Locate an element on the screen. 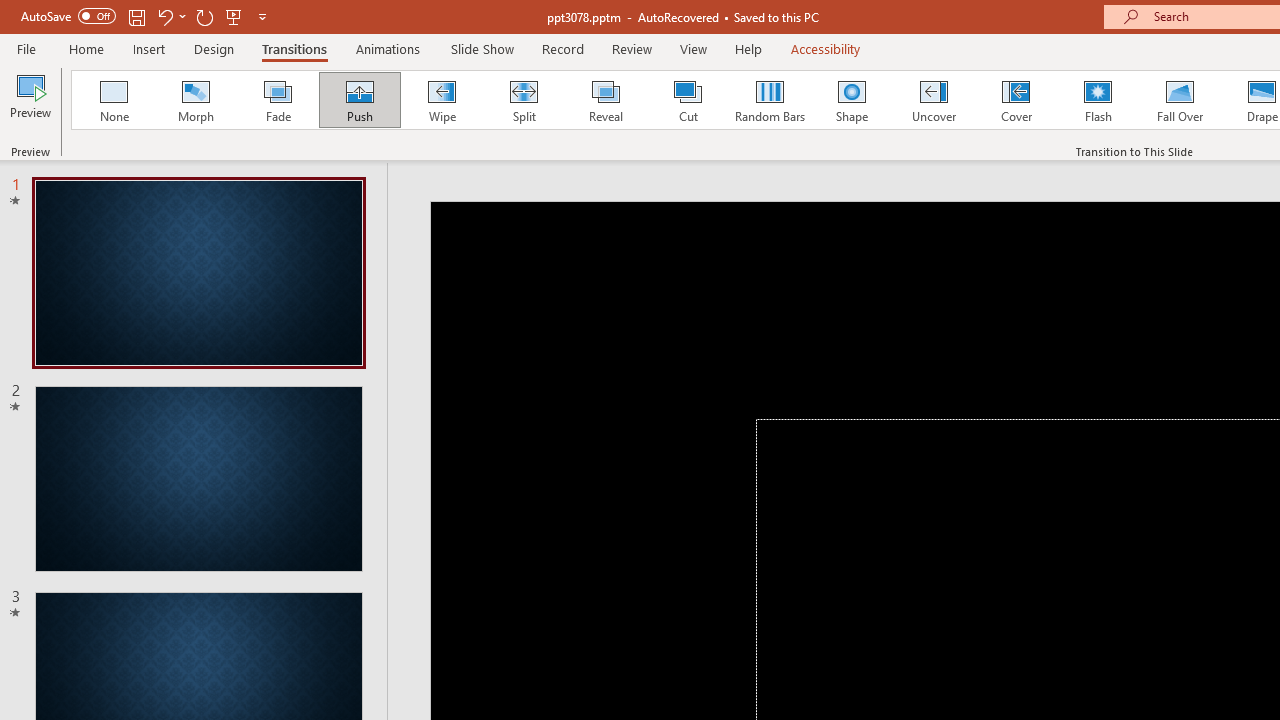  'Fall Over' is located at coordinates (1180, 100).